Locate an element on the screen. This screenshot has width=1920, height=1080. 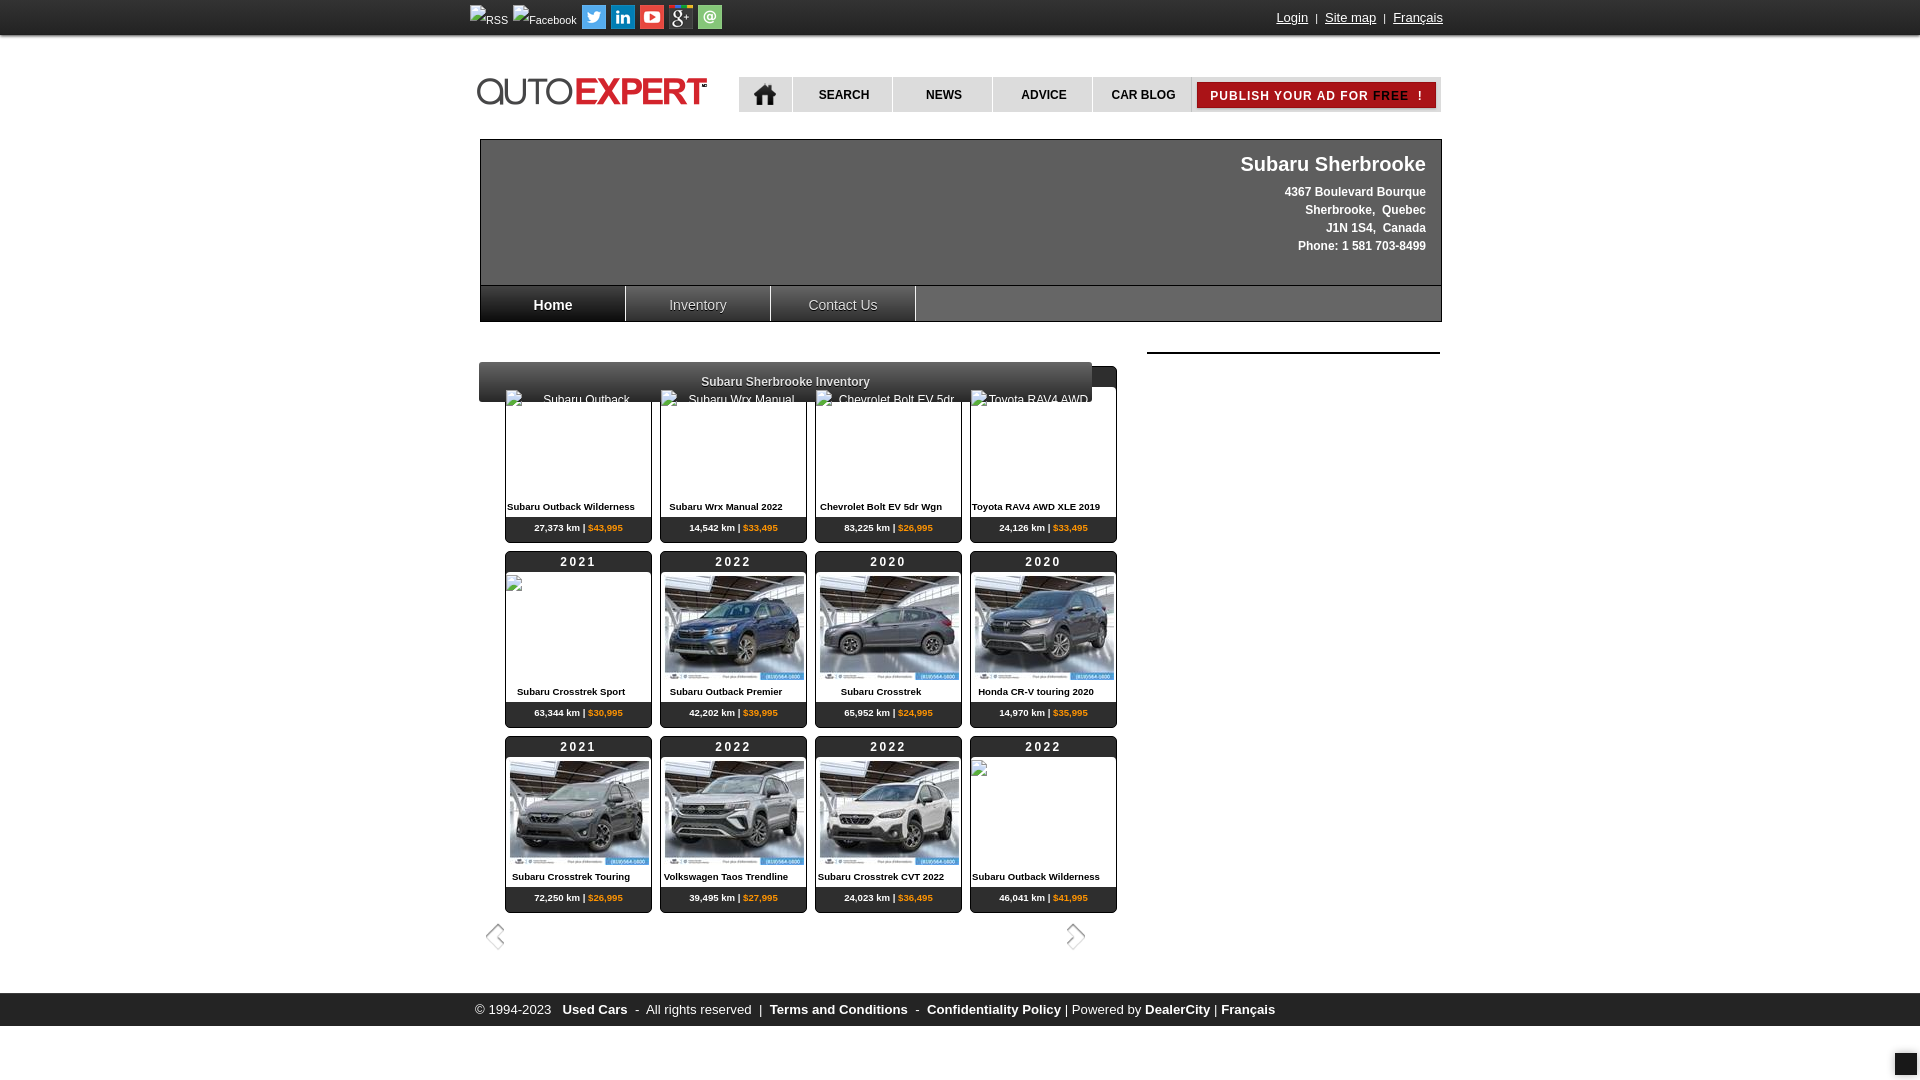
'SEARCH' is located at coordinates (841, 94).